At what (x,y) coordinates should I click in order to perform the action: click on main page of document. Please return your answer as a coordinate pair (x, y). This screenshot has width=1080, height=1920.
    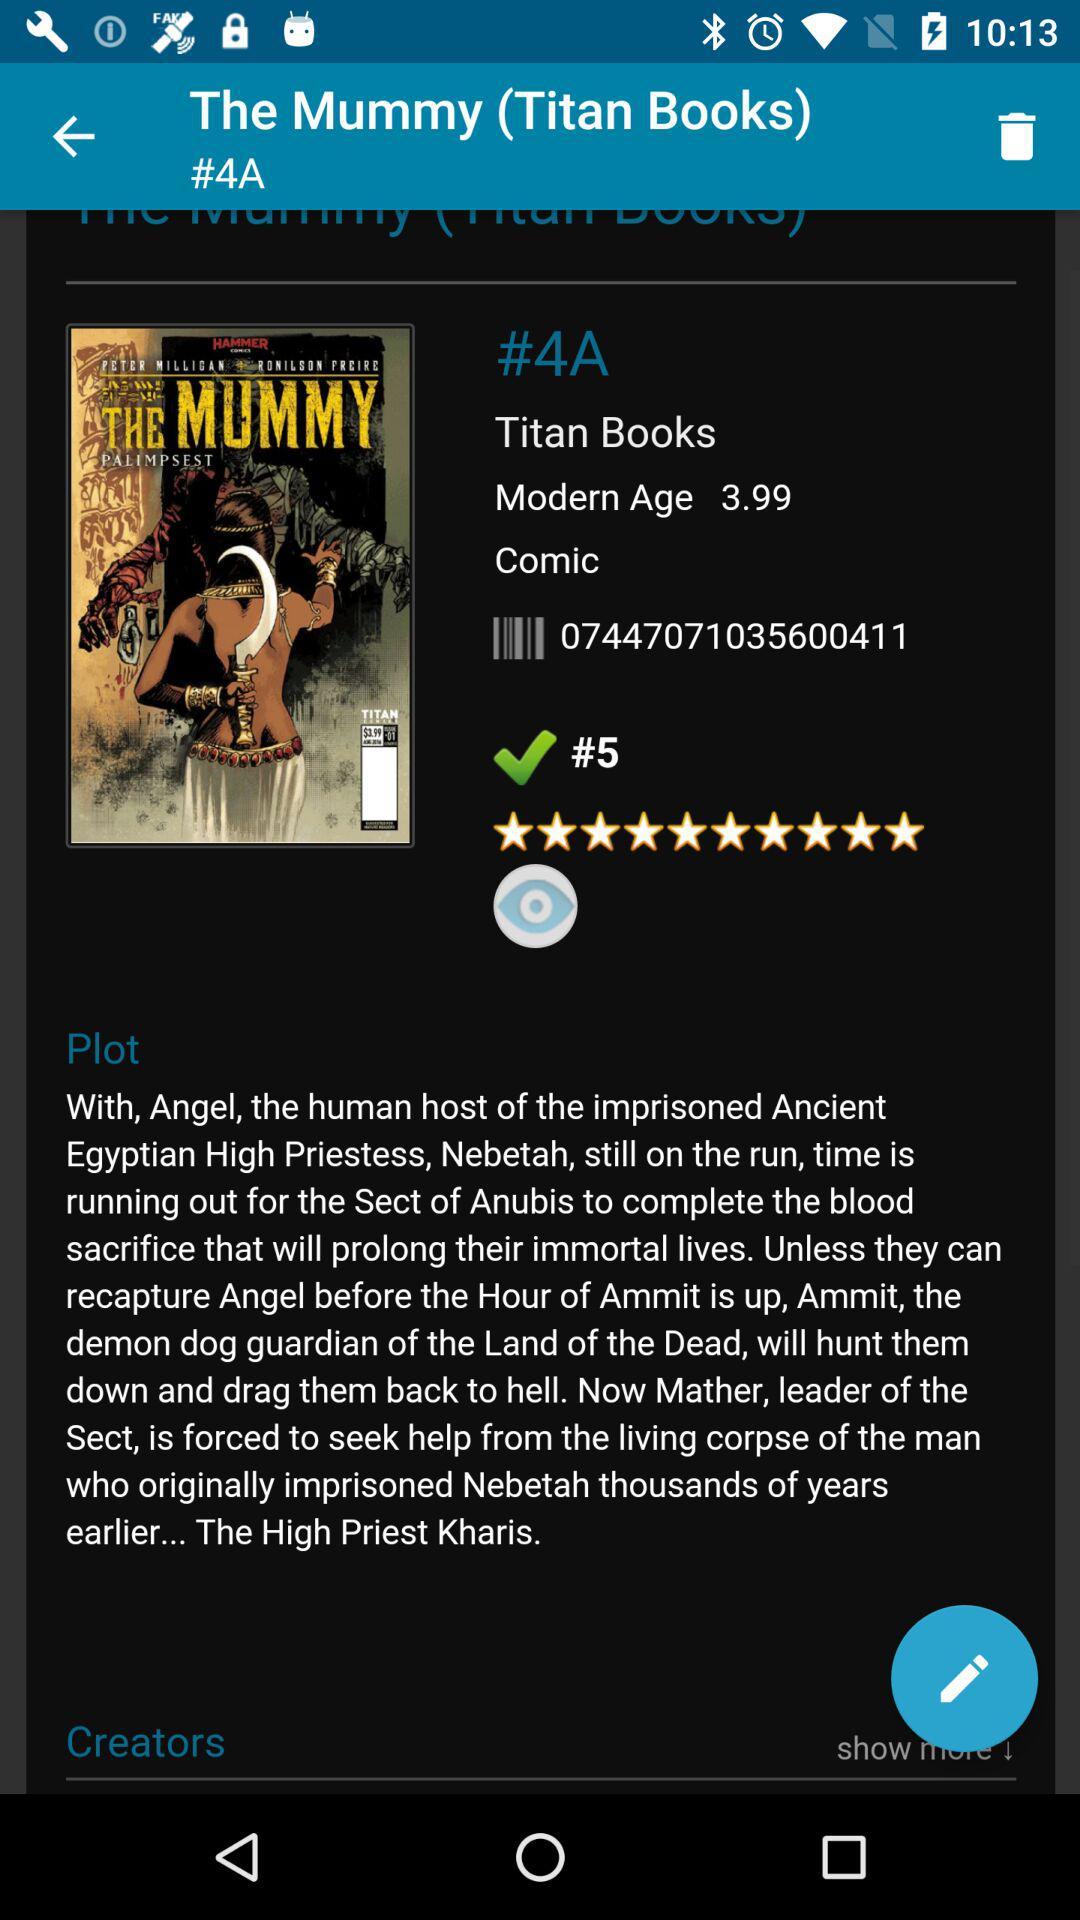
    Looking at the image, I should click on (540, 1002).